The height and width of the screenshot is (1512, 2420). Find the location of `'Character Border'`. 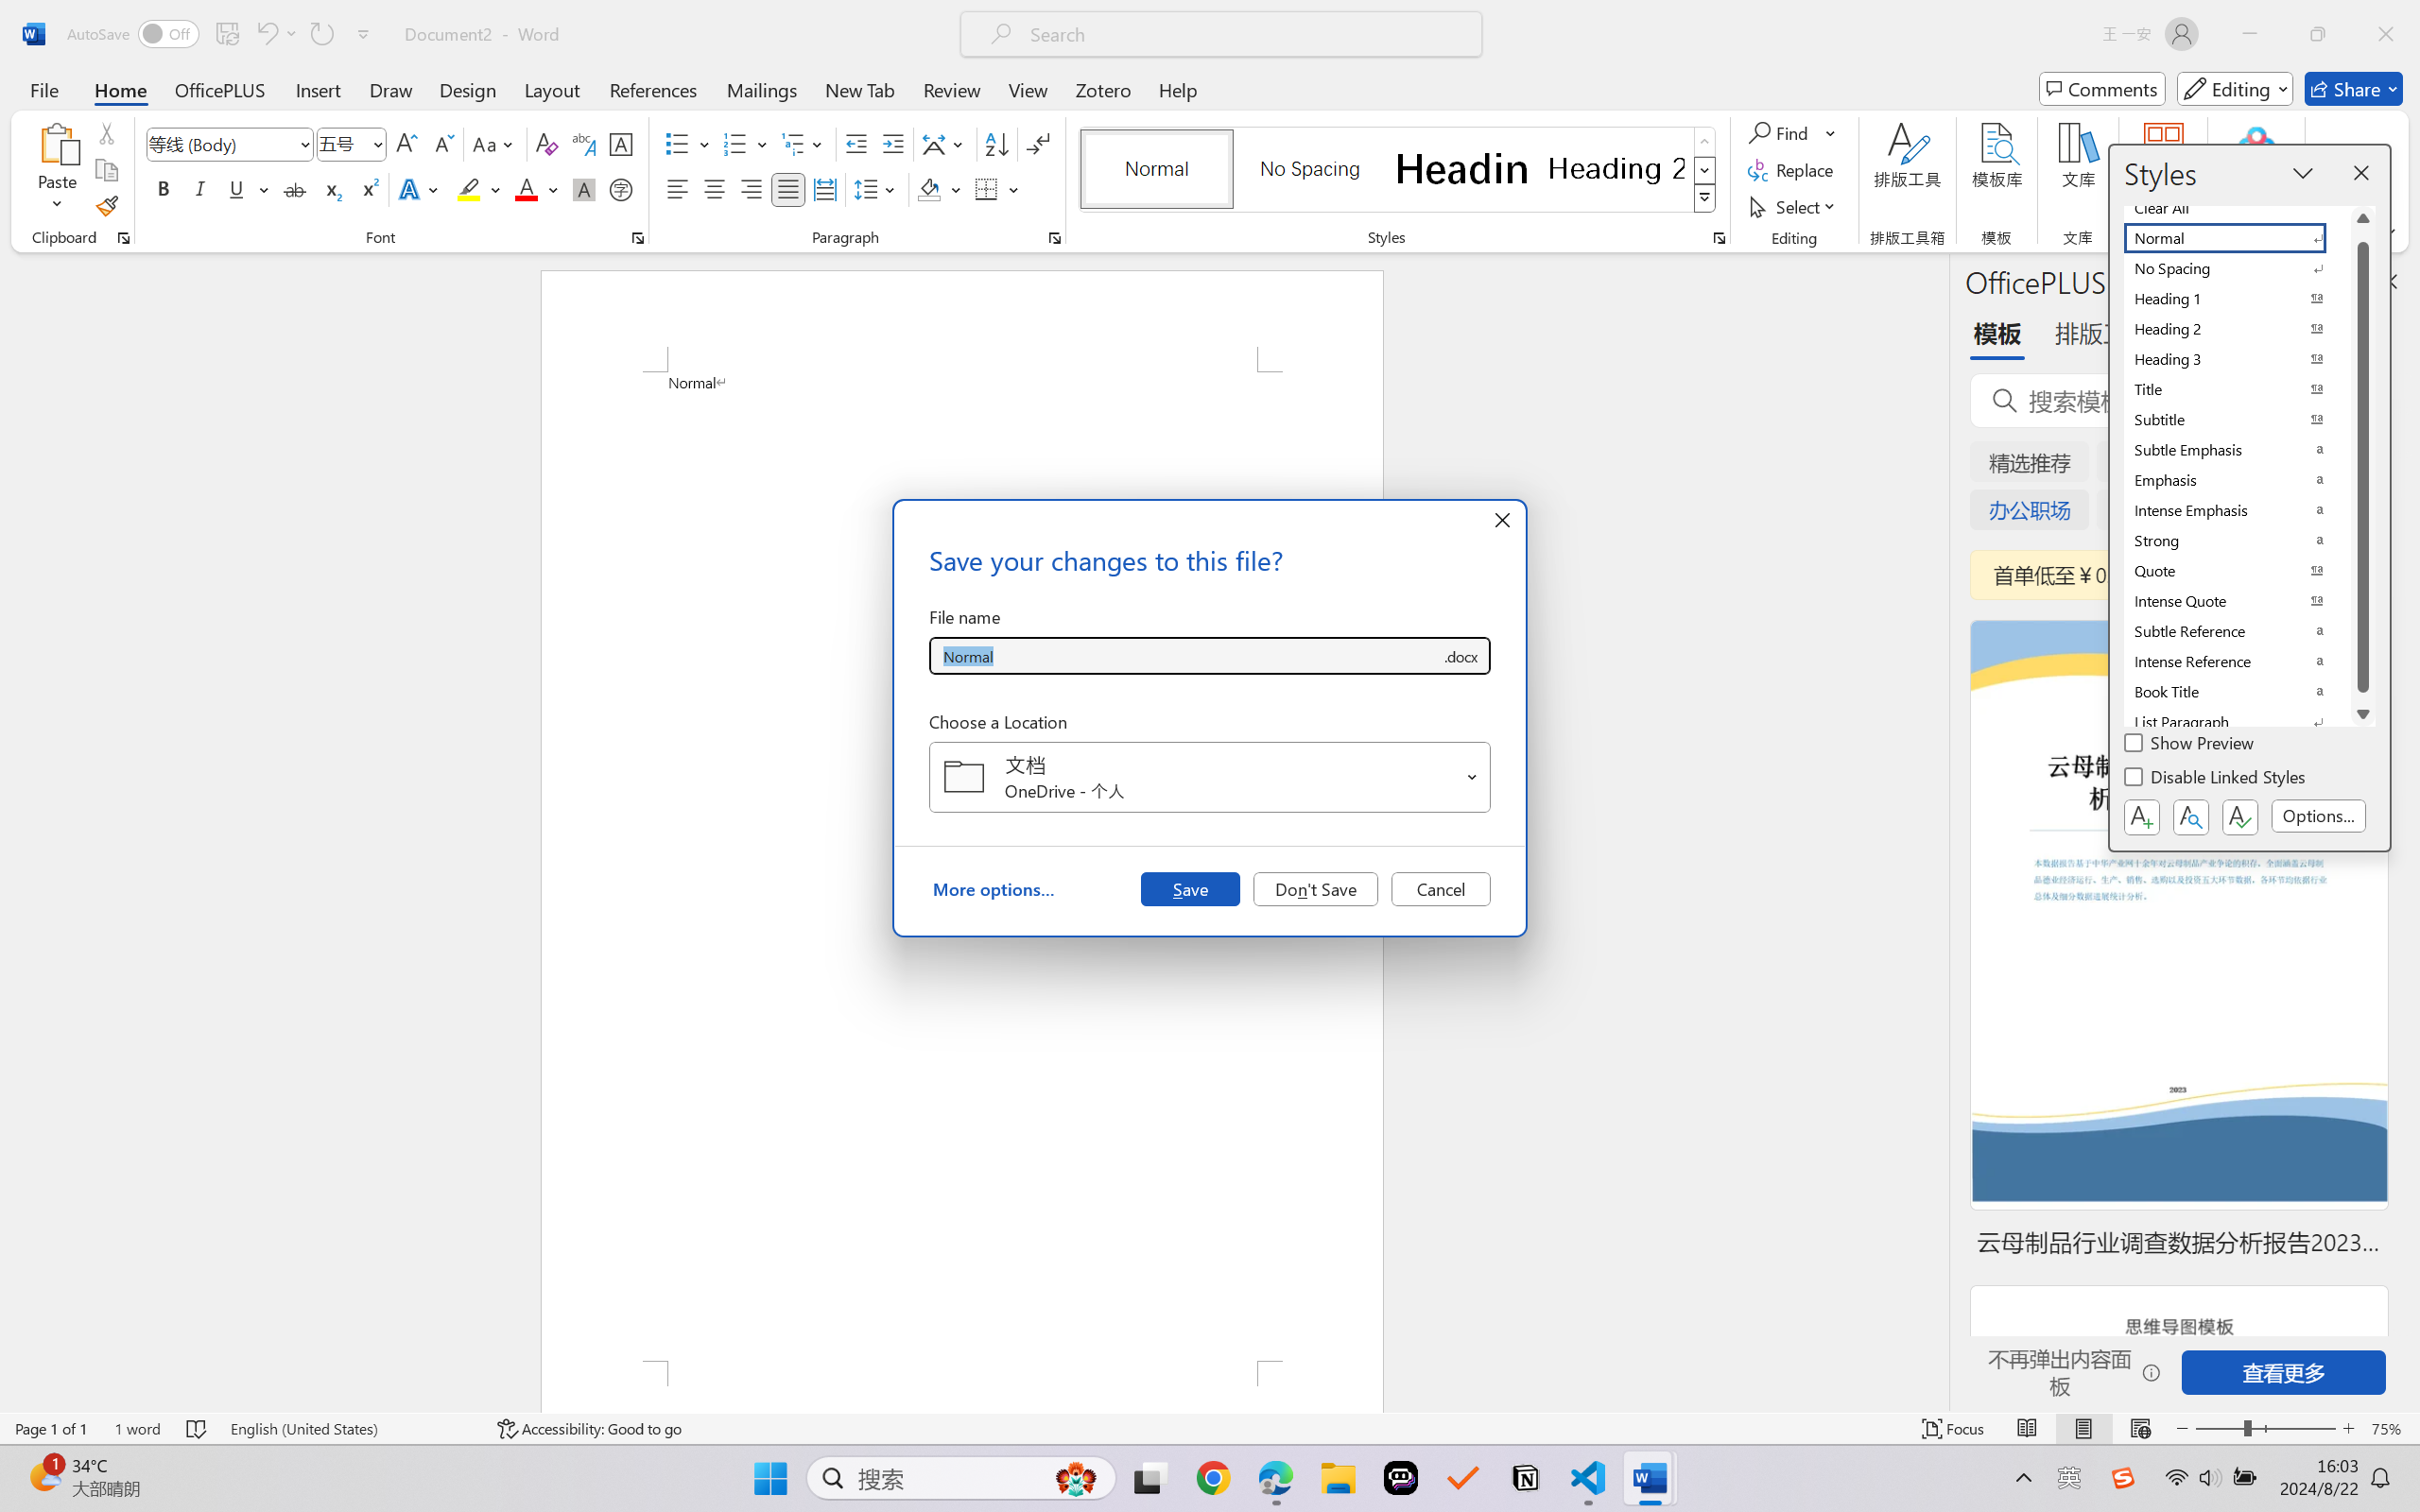

'Character Border' is located at coordinates (621, 144).